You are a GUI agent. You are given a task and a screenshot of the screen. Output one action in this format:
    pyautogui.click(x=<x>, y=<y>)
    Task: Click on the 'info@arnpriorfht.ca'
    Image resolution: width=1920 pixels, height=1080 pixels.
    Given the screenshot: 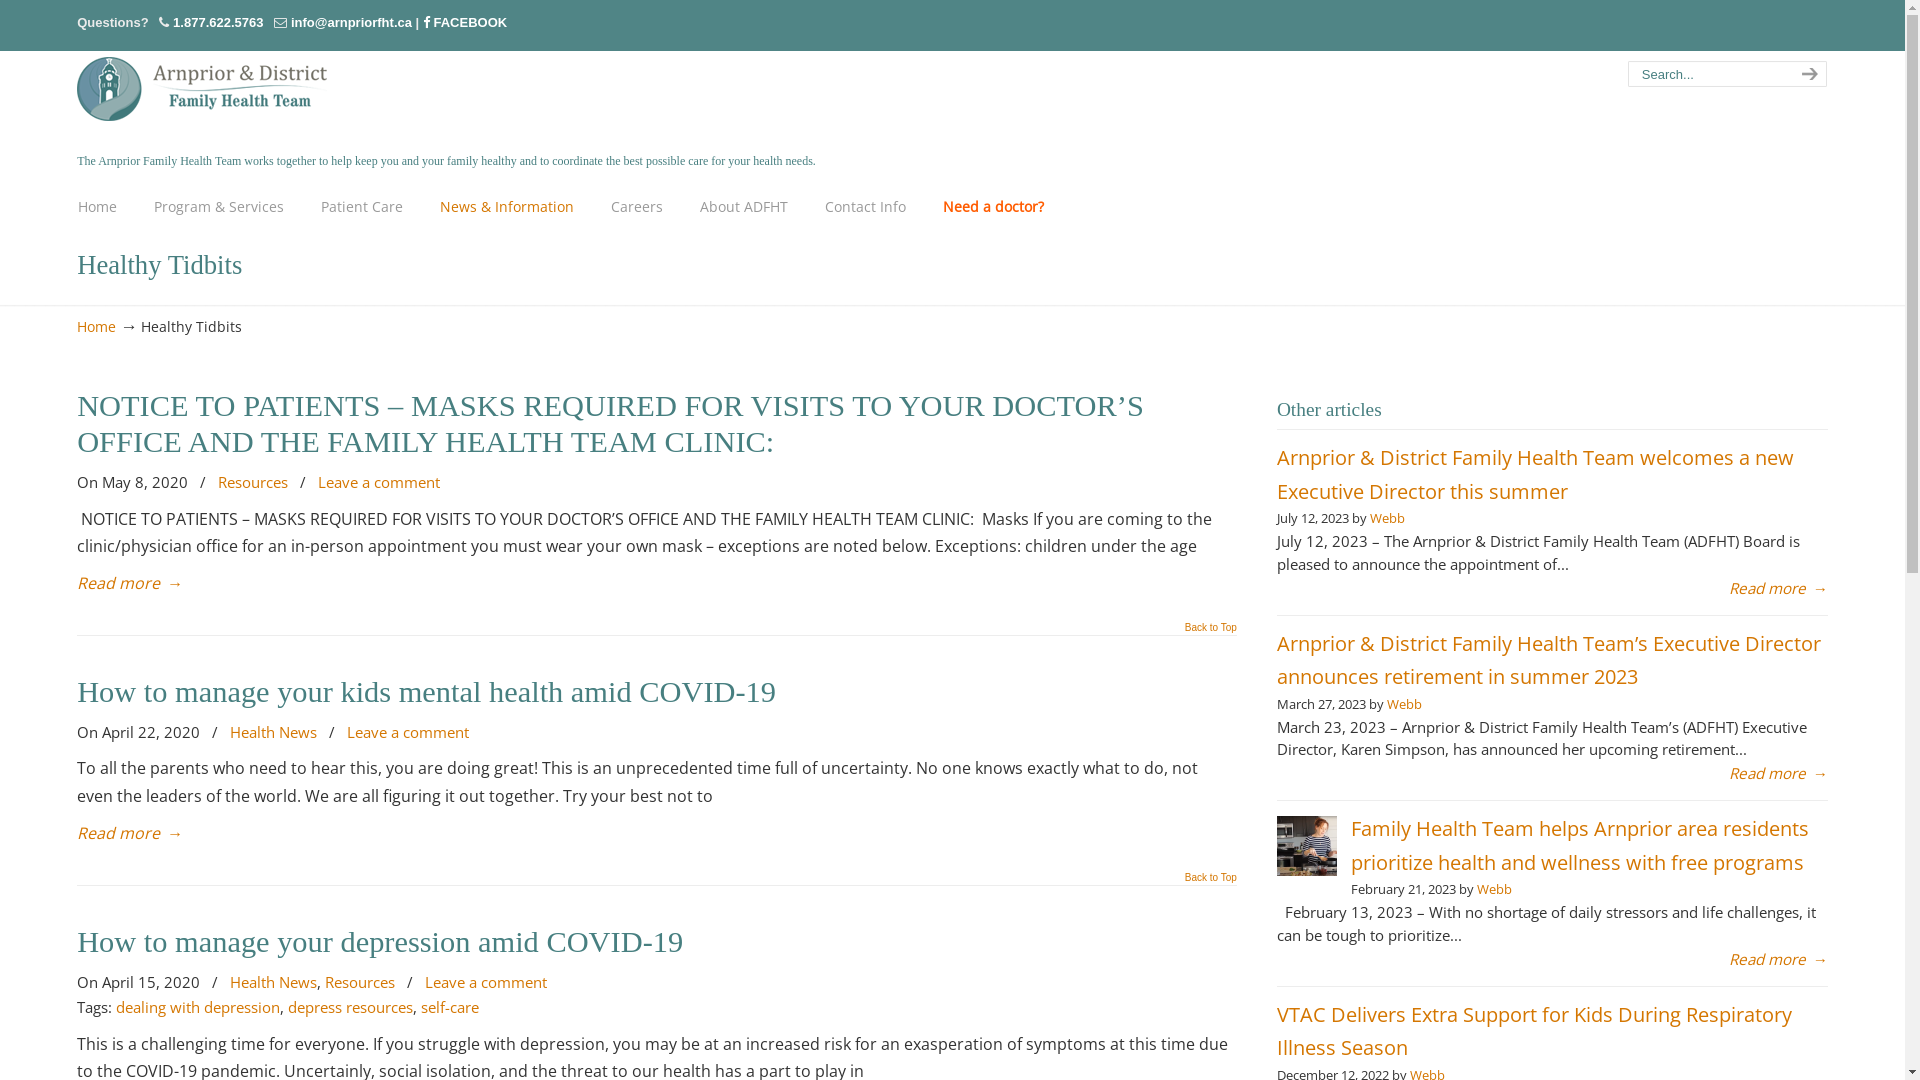 What is the action you would take?
    pyautogui.click(x=351, y=22)
    